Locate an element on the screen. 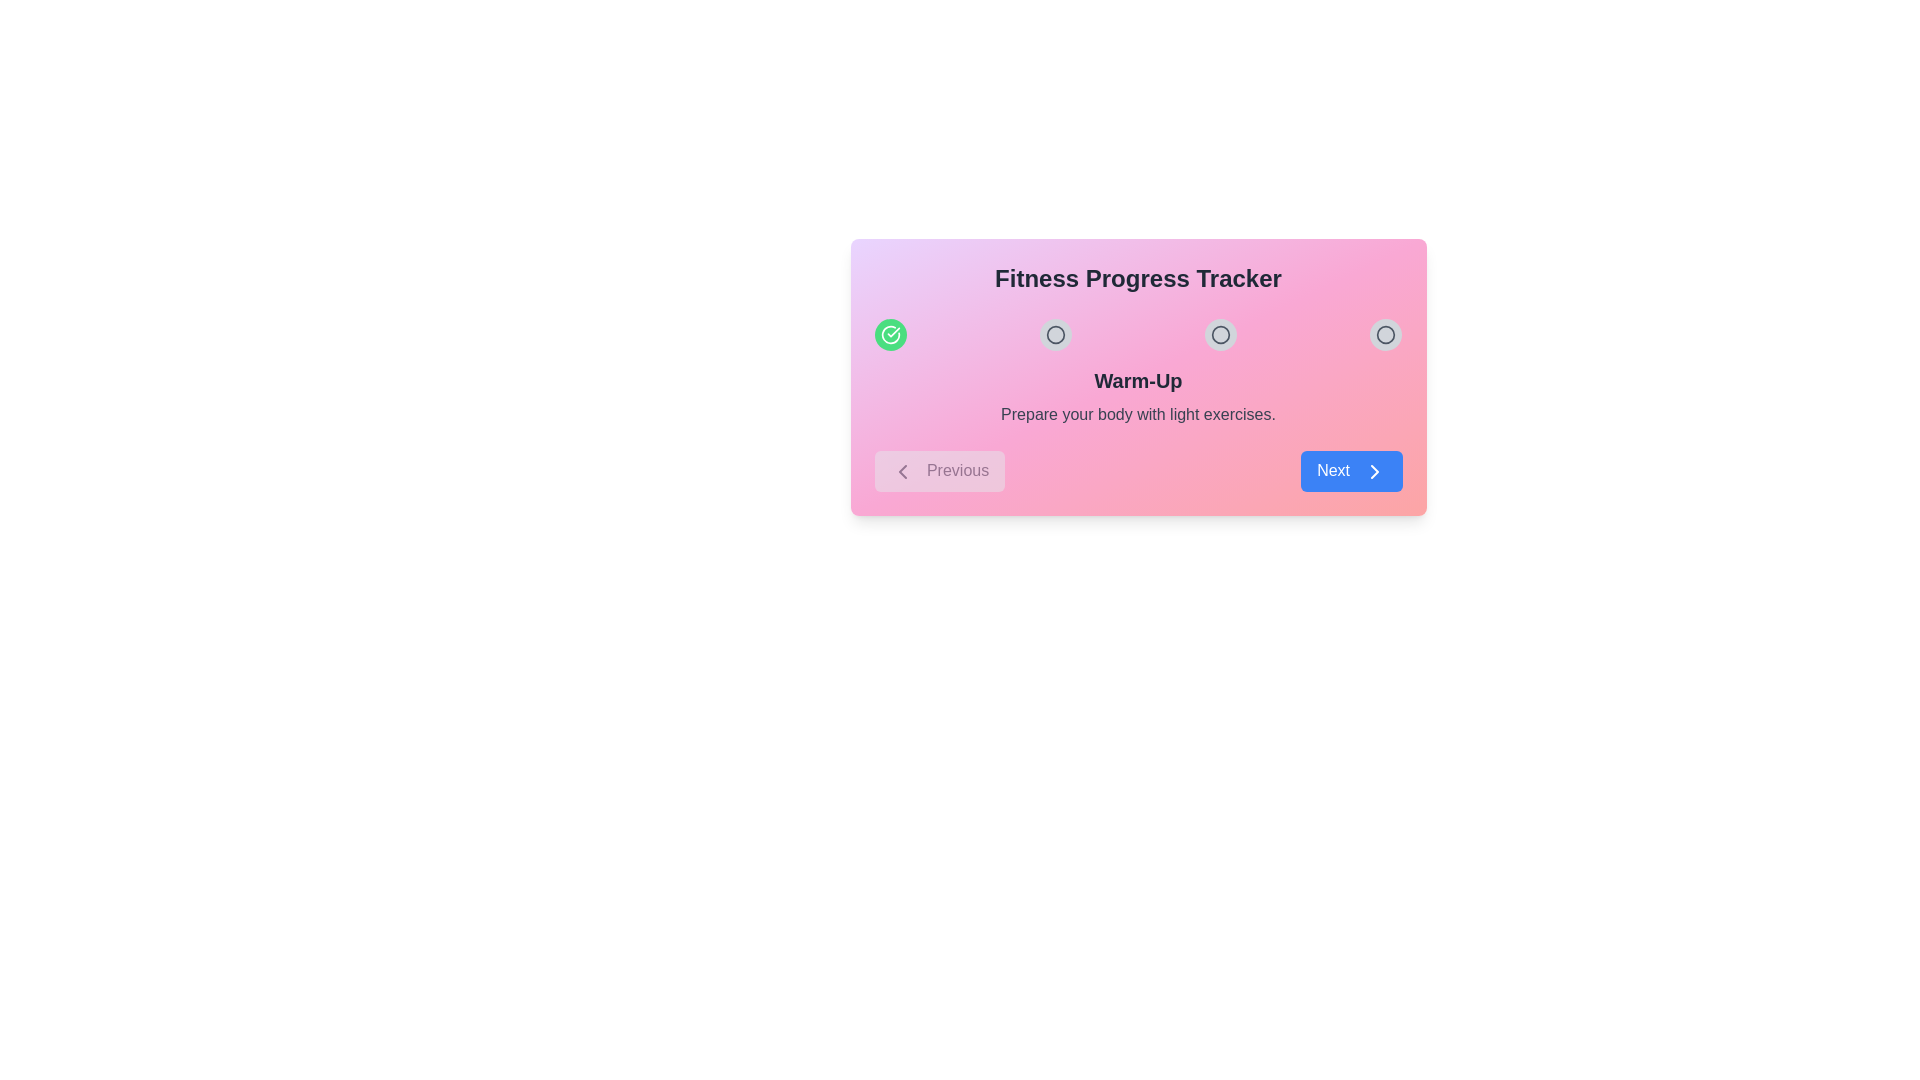  the Progress tracker with step indicators is located at coordinates (1138, 334).